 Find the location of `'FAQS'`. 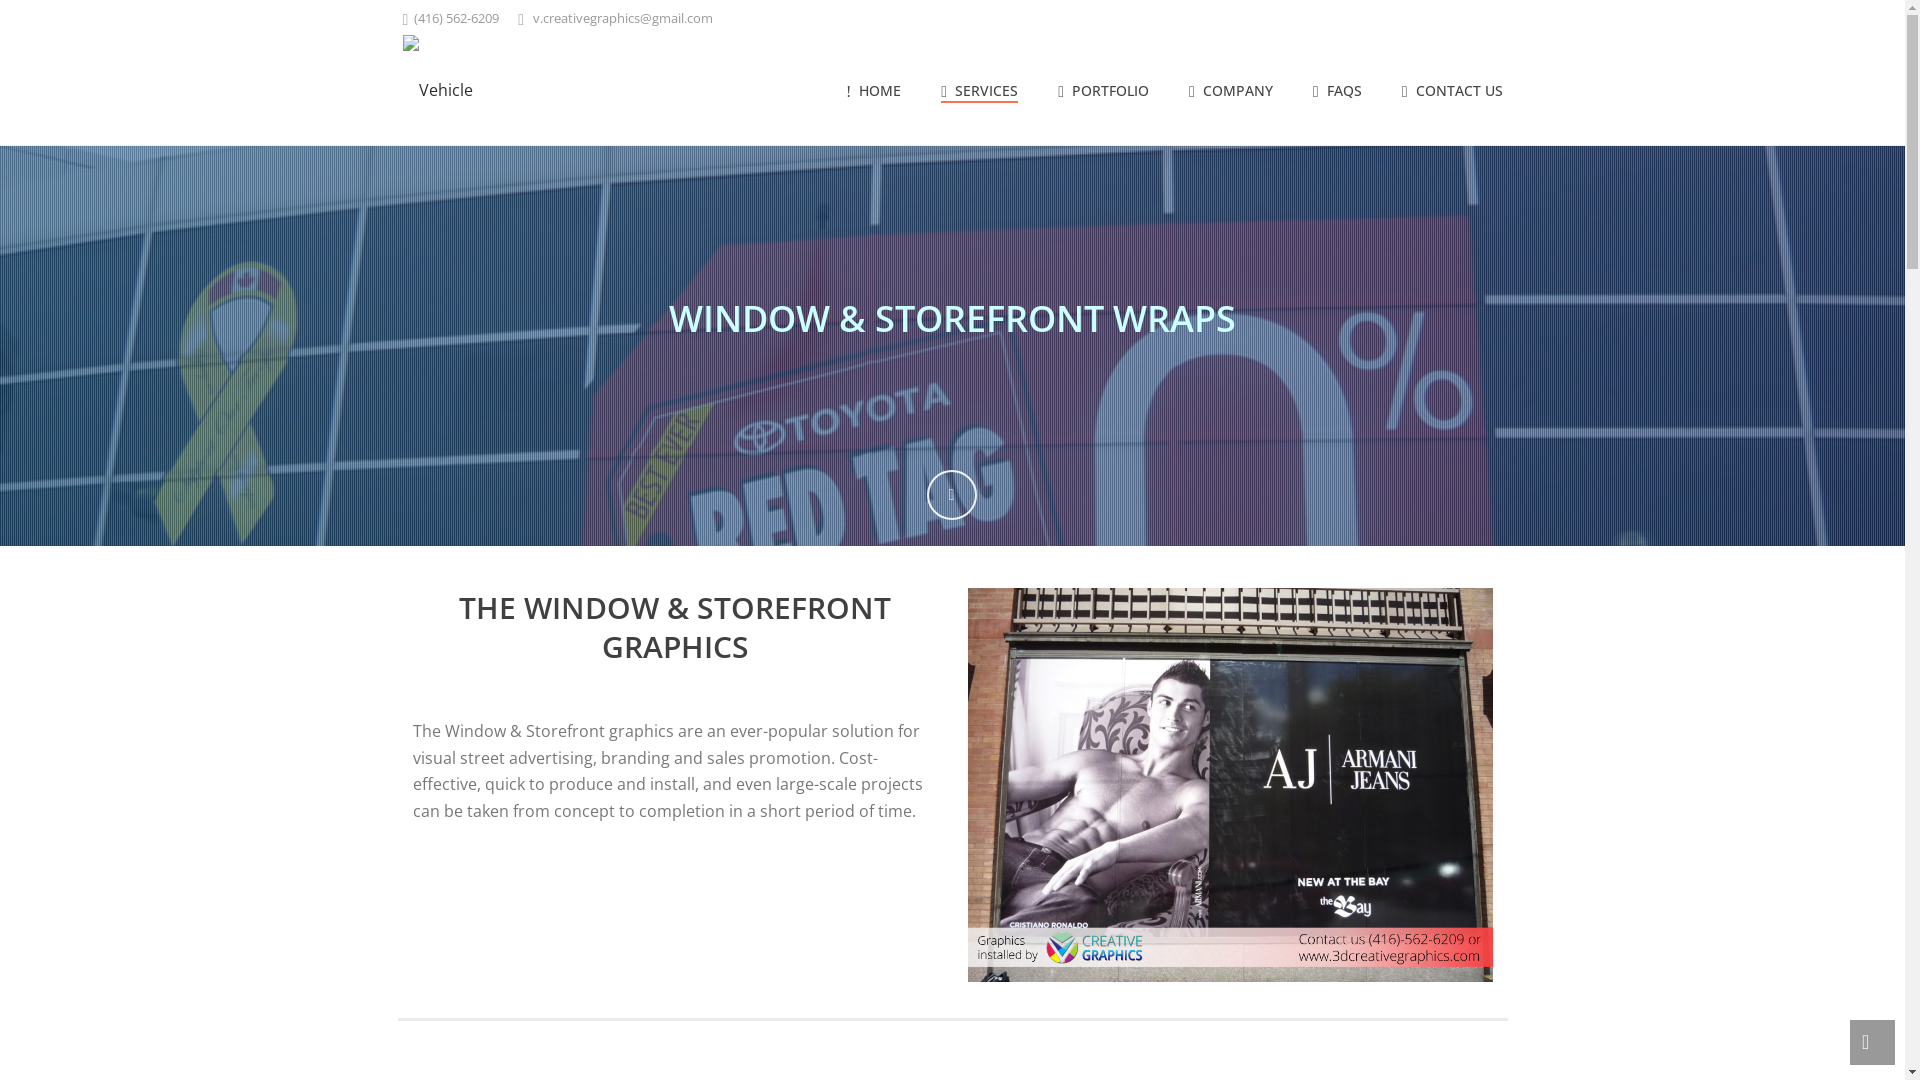

'FAQS' is located at coordinates (1337, 92).